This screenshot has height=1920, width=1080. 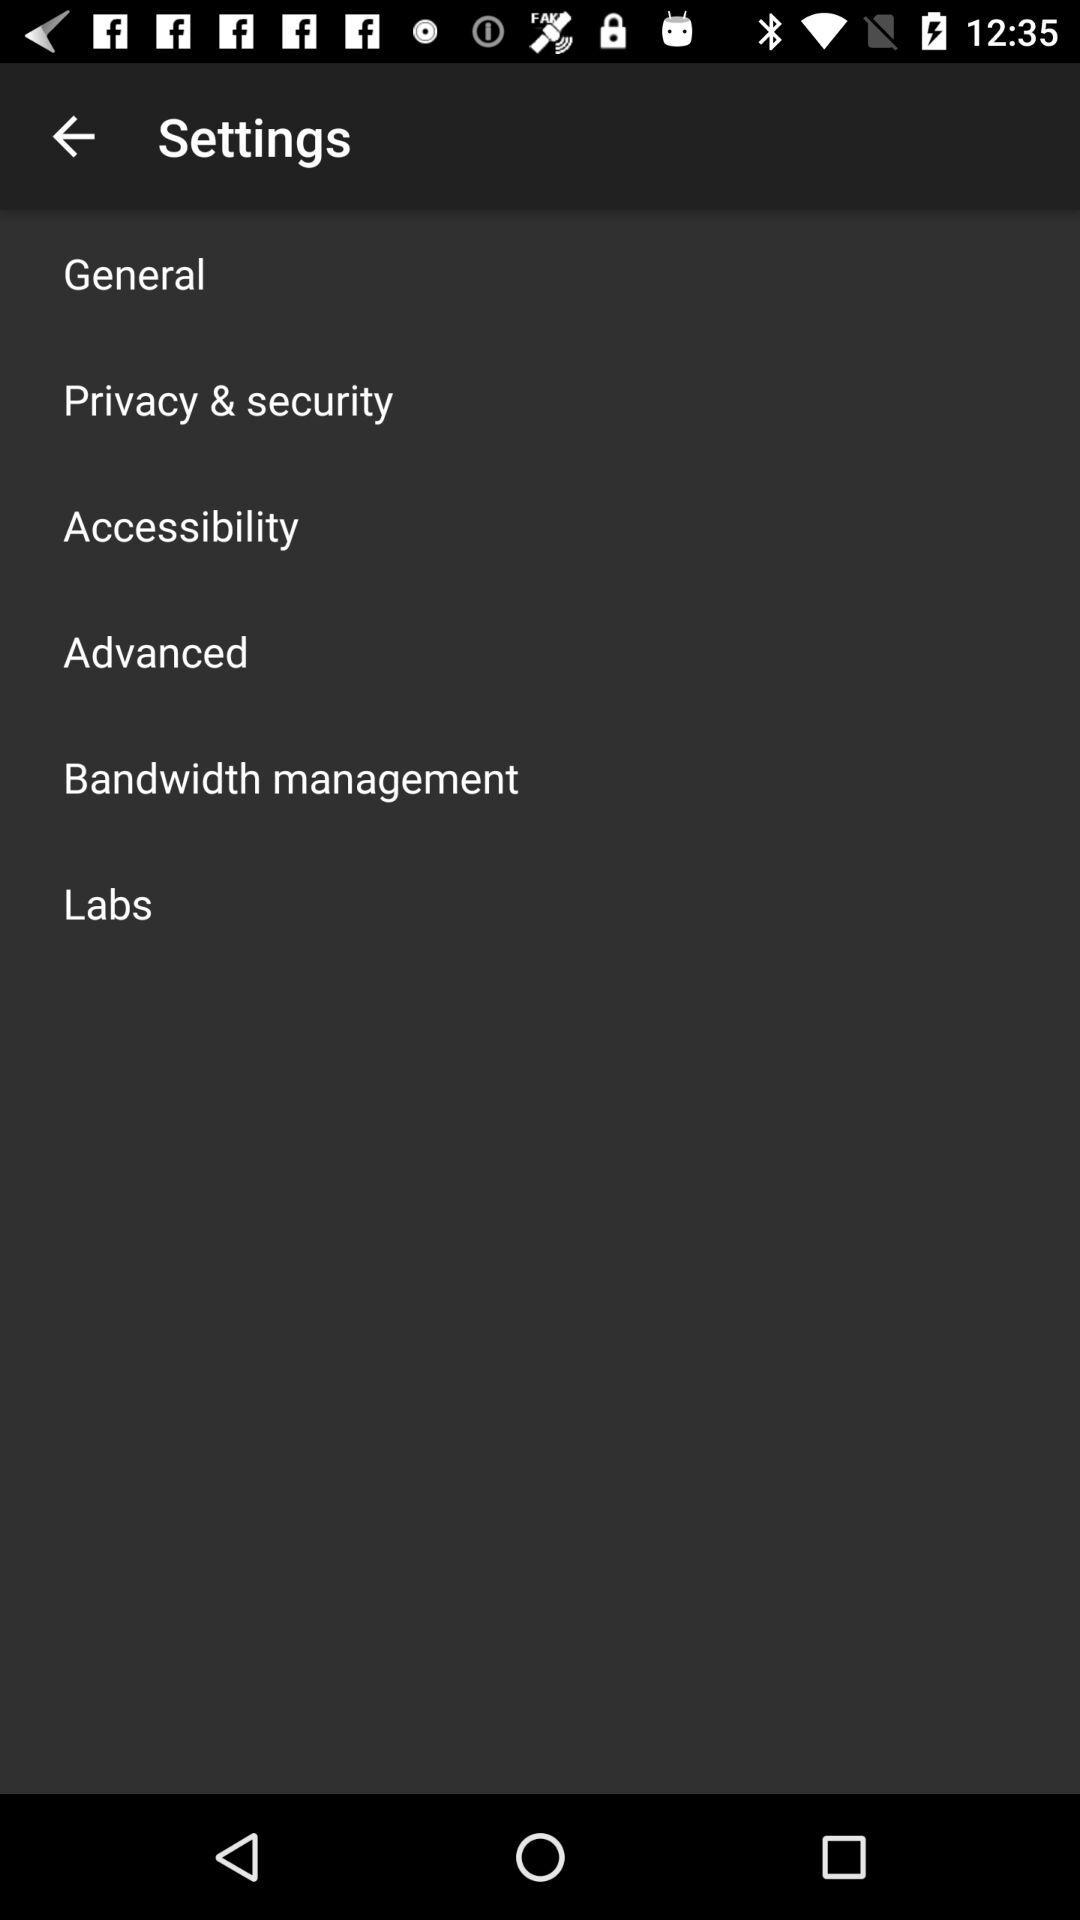 What do you see at coordinates (227, 398) in the screenshot?
I see `the privacy & security` at bounding box center [227, 398].